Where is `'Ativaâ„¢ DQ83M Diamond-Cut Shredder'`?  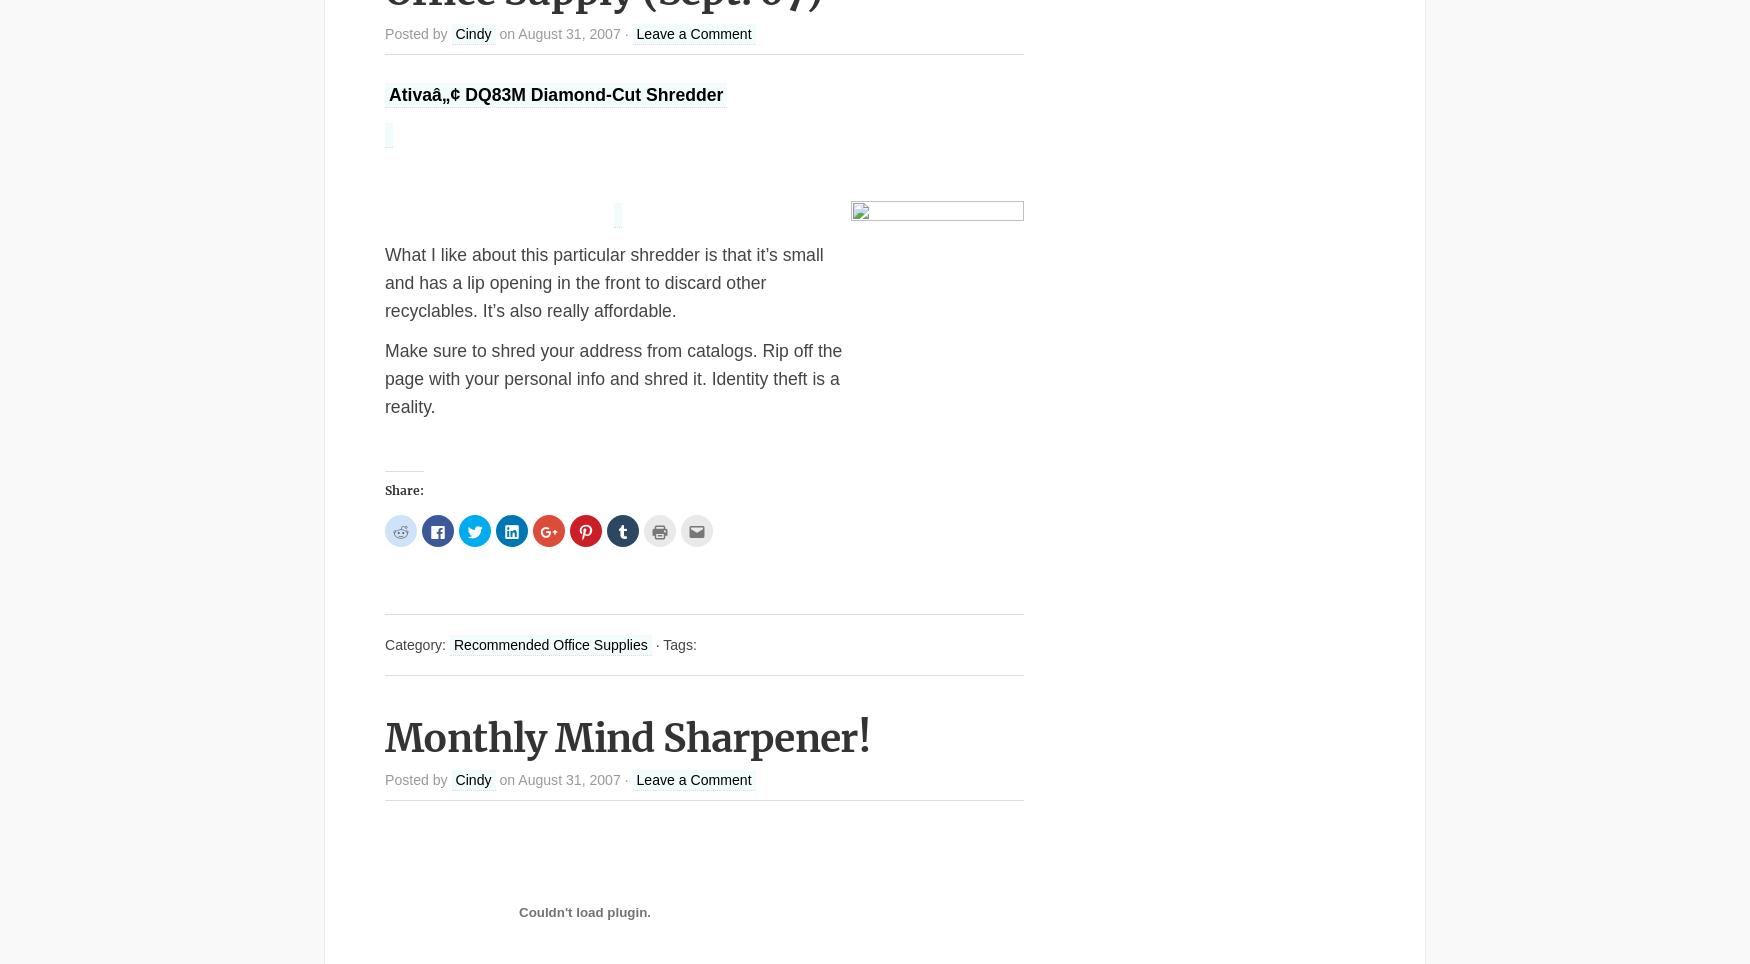
'Ativaâ„¢ DQ83M Diamond-Cut Shredder' is located at coordinates (388, 92).